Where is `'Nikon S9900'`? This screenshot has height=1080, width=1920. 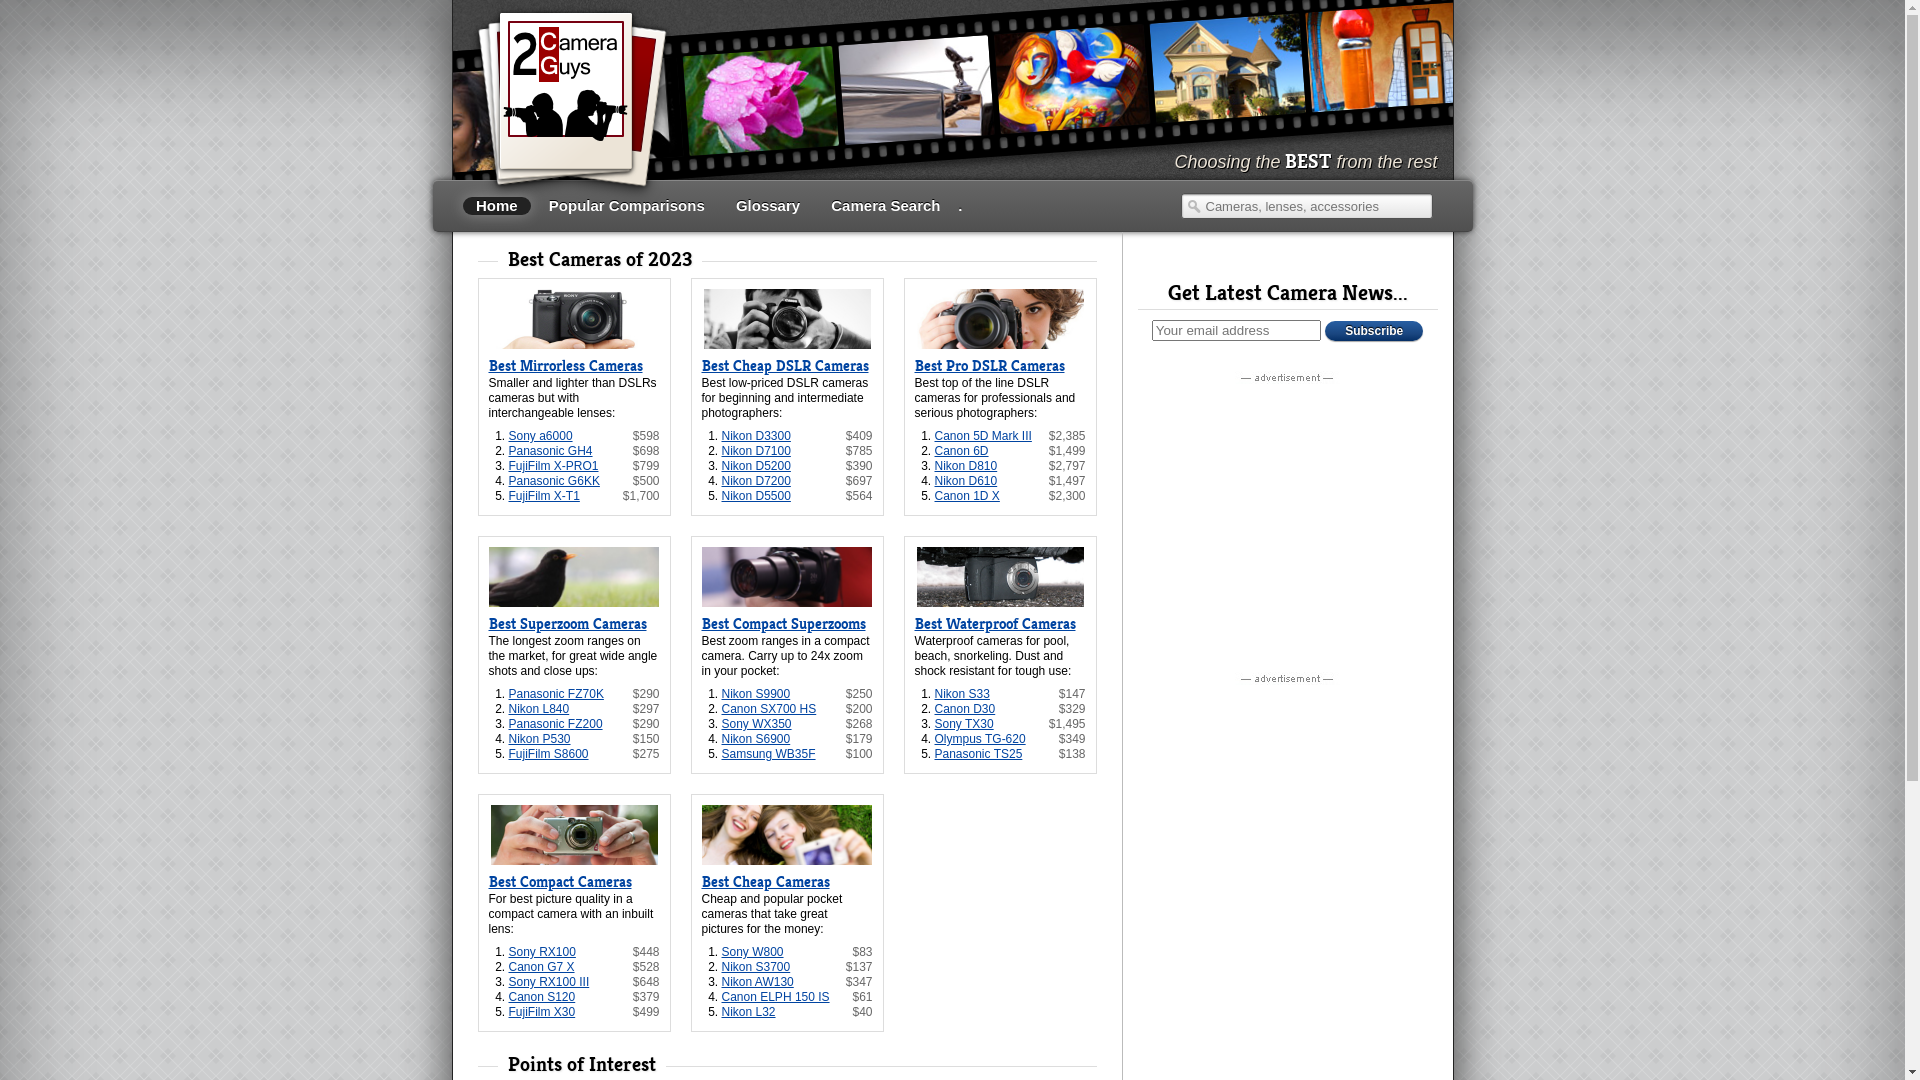 'Nikon S9900' is located at coordinates (755, 693).